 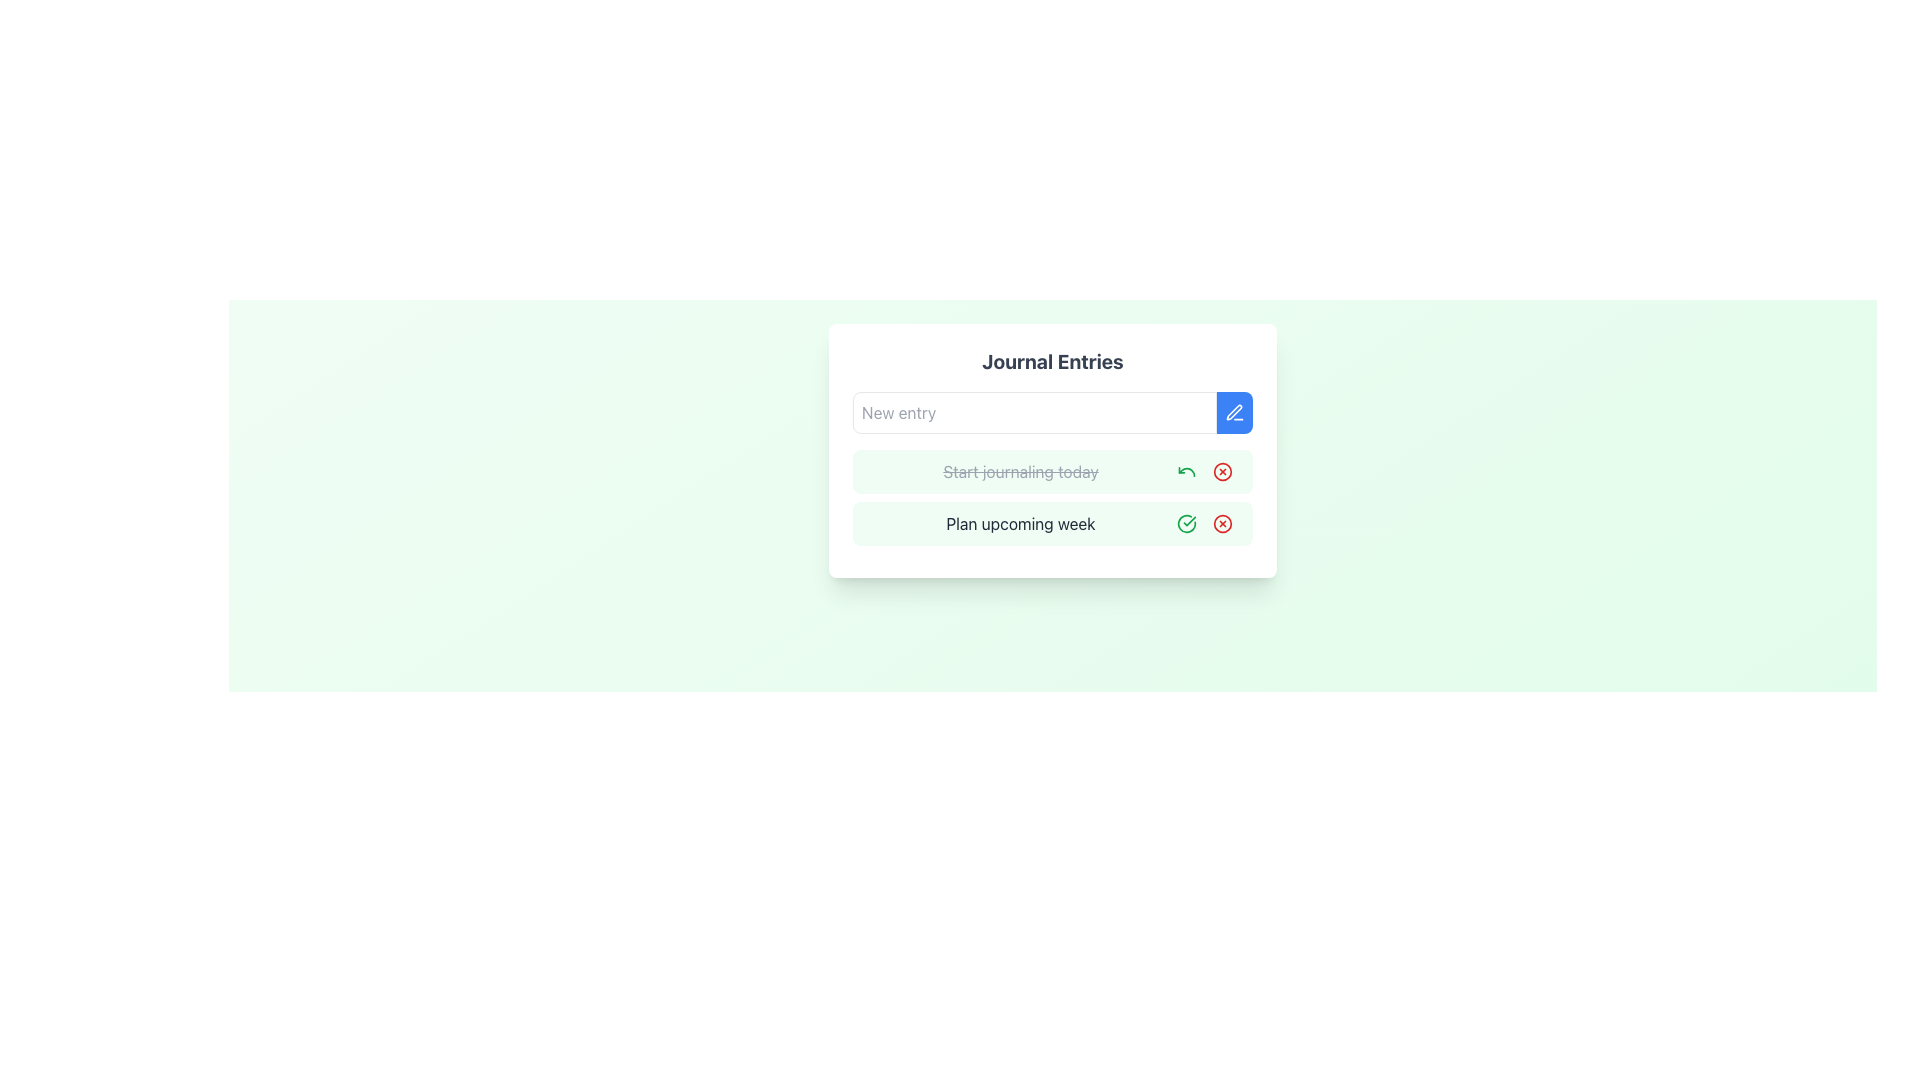 I want to click on the button located in the second row next to the task description 'Plan upcoming week' to trigger a tooltip, so click(x=1186, y=523).